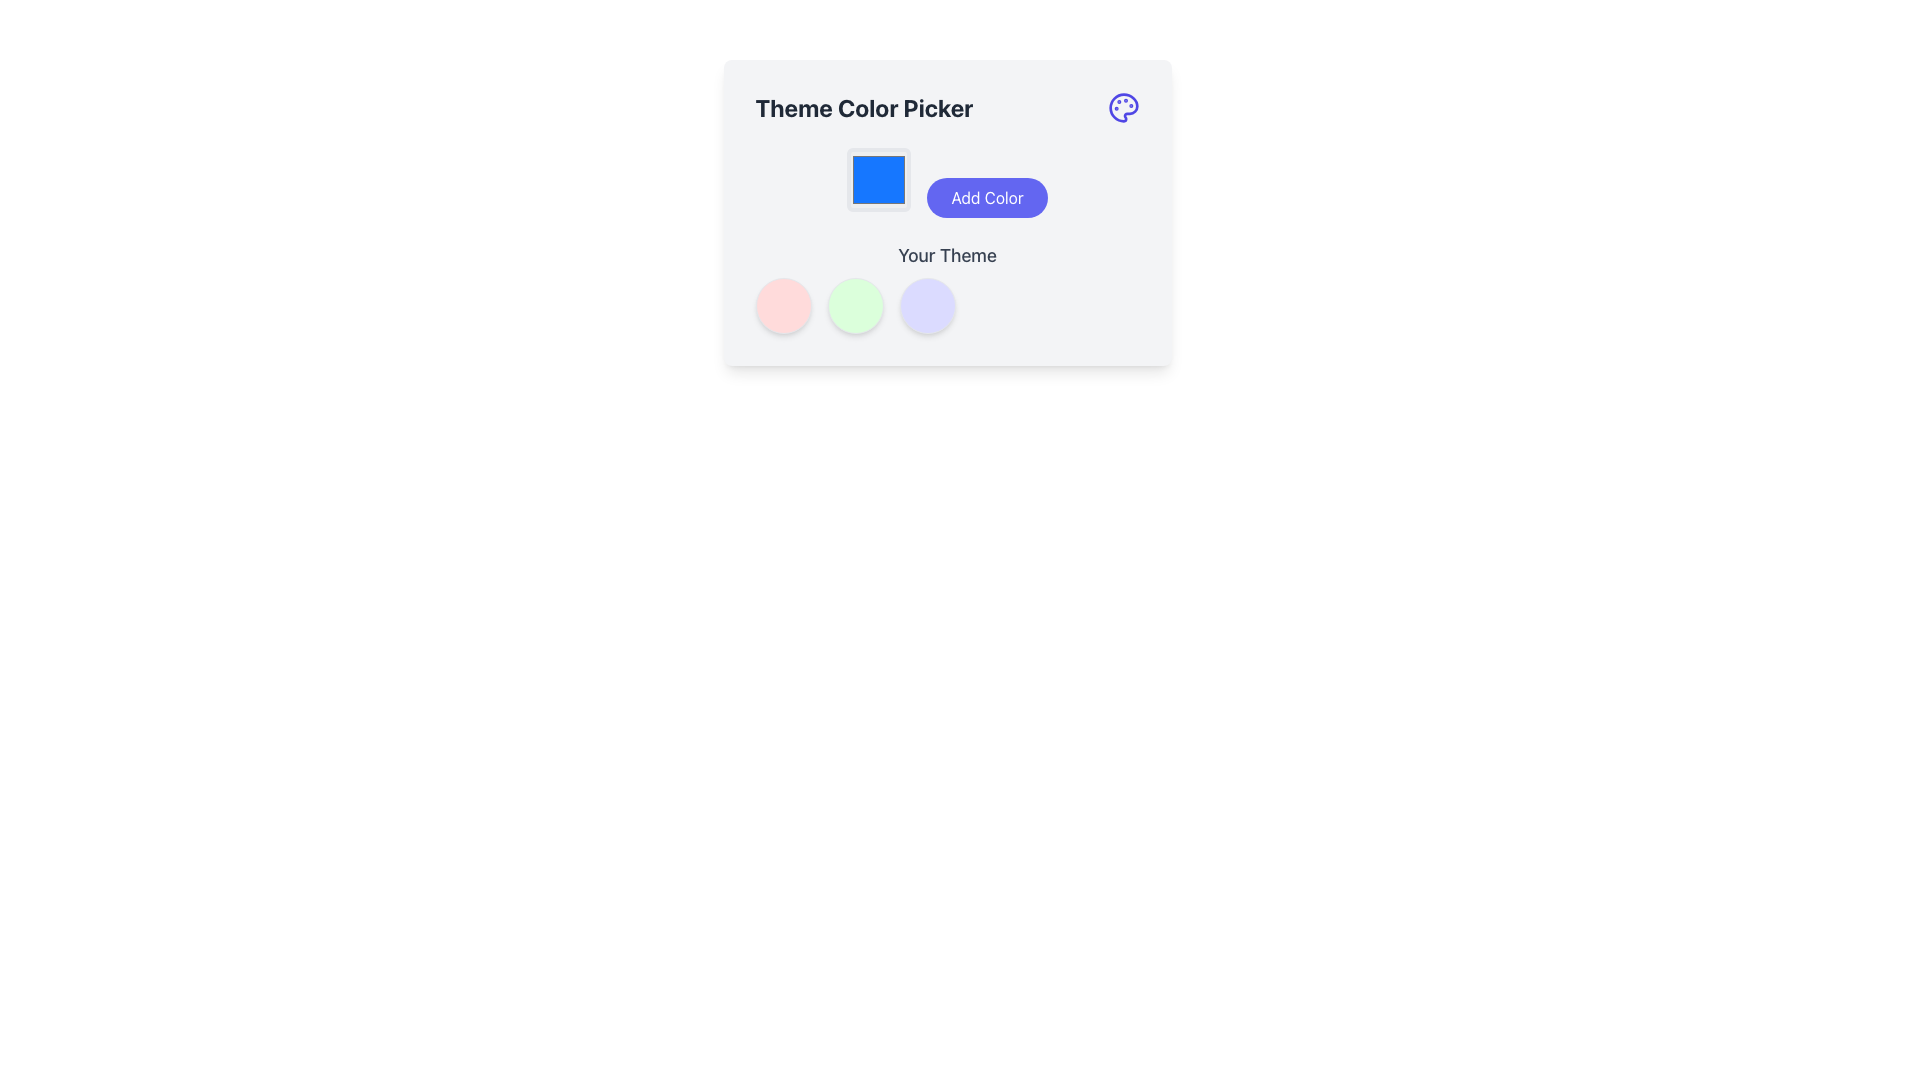 The image size is (1920, 1080). I want to click on the indigo button labeled 'Add Color', so click(987, 197).